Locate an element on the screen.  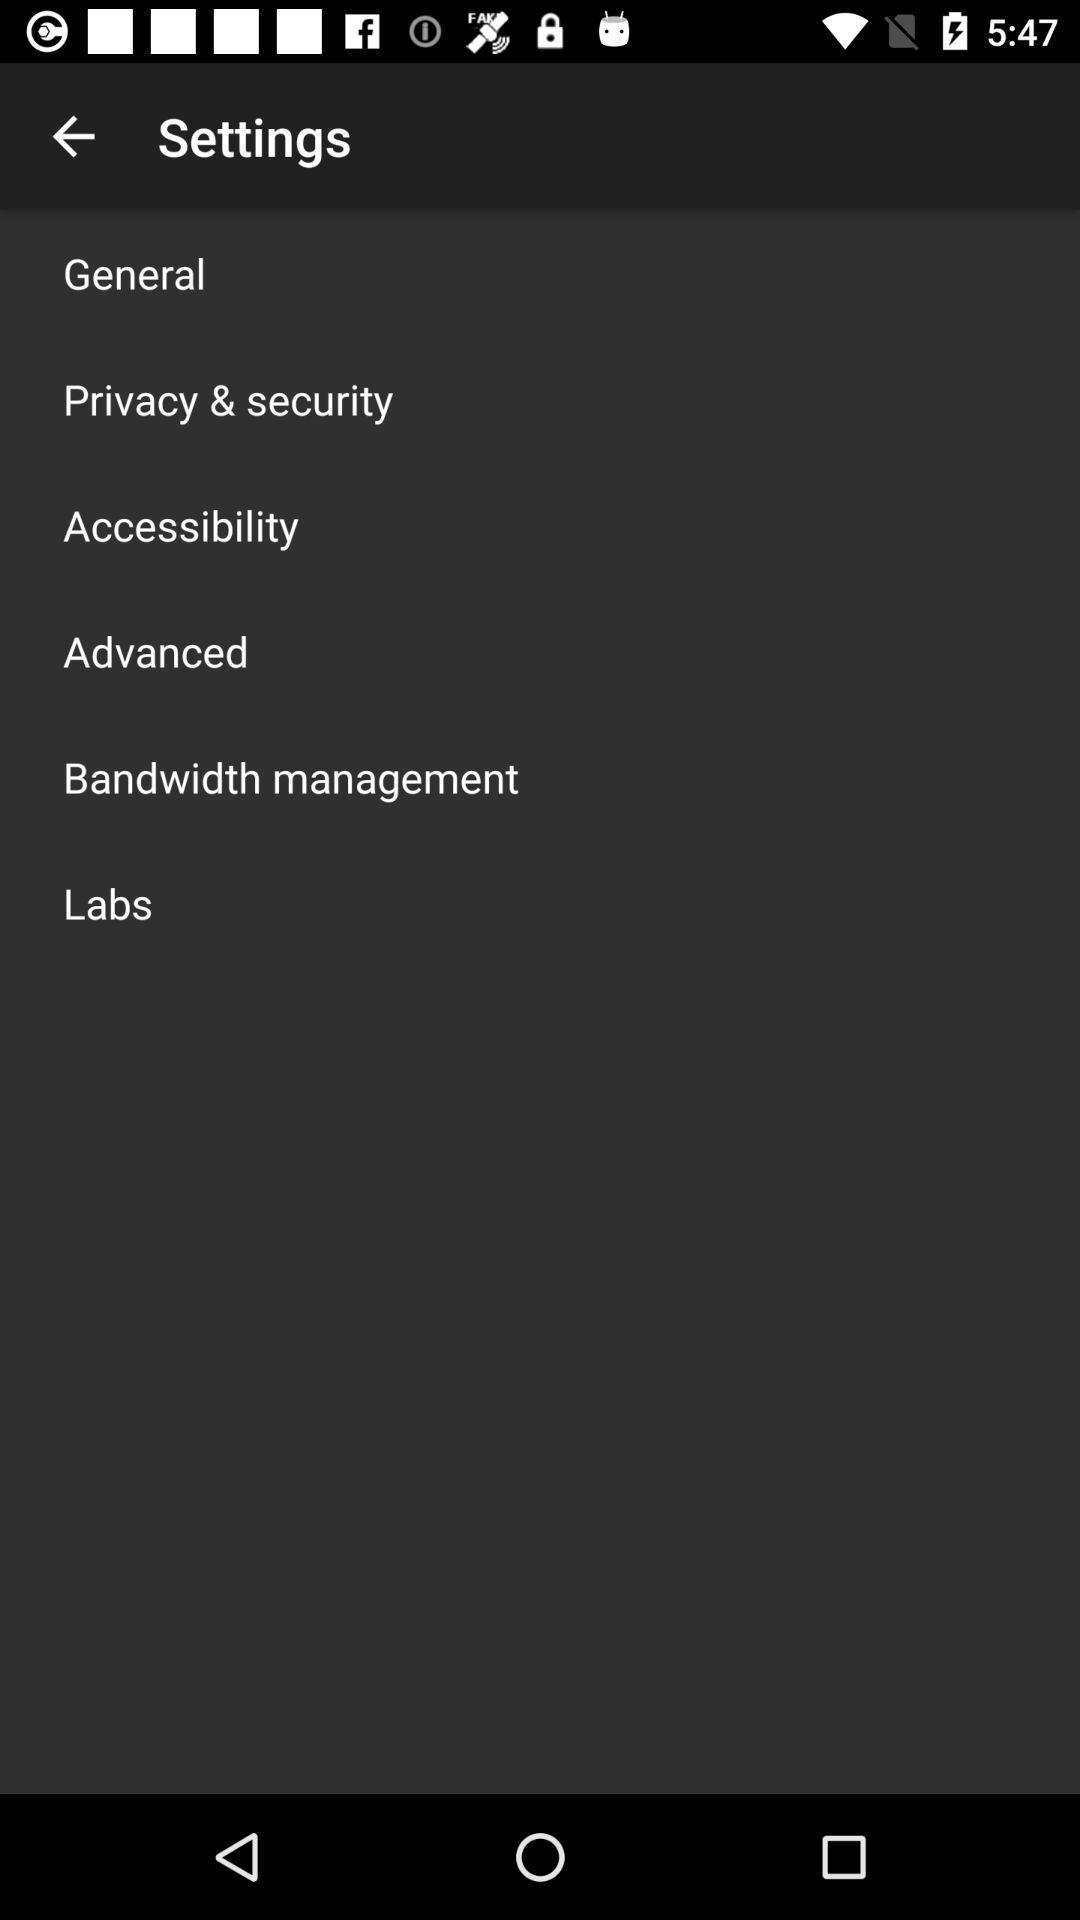
the icon above the accessibility is located at coordinates (227, 398).